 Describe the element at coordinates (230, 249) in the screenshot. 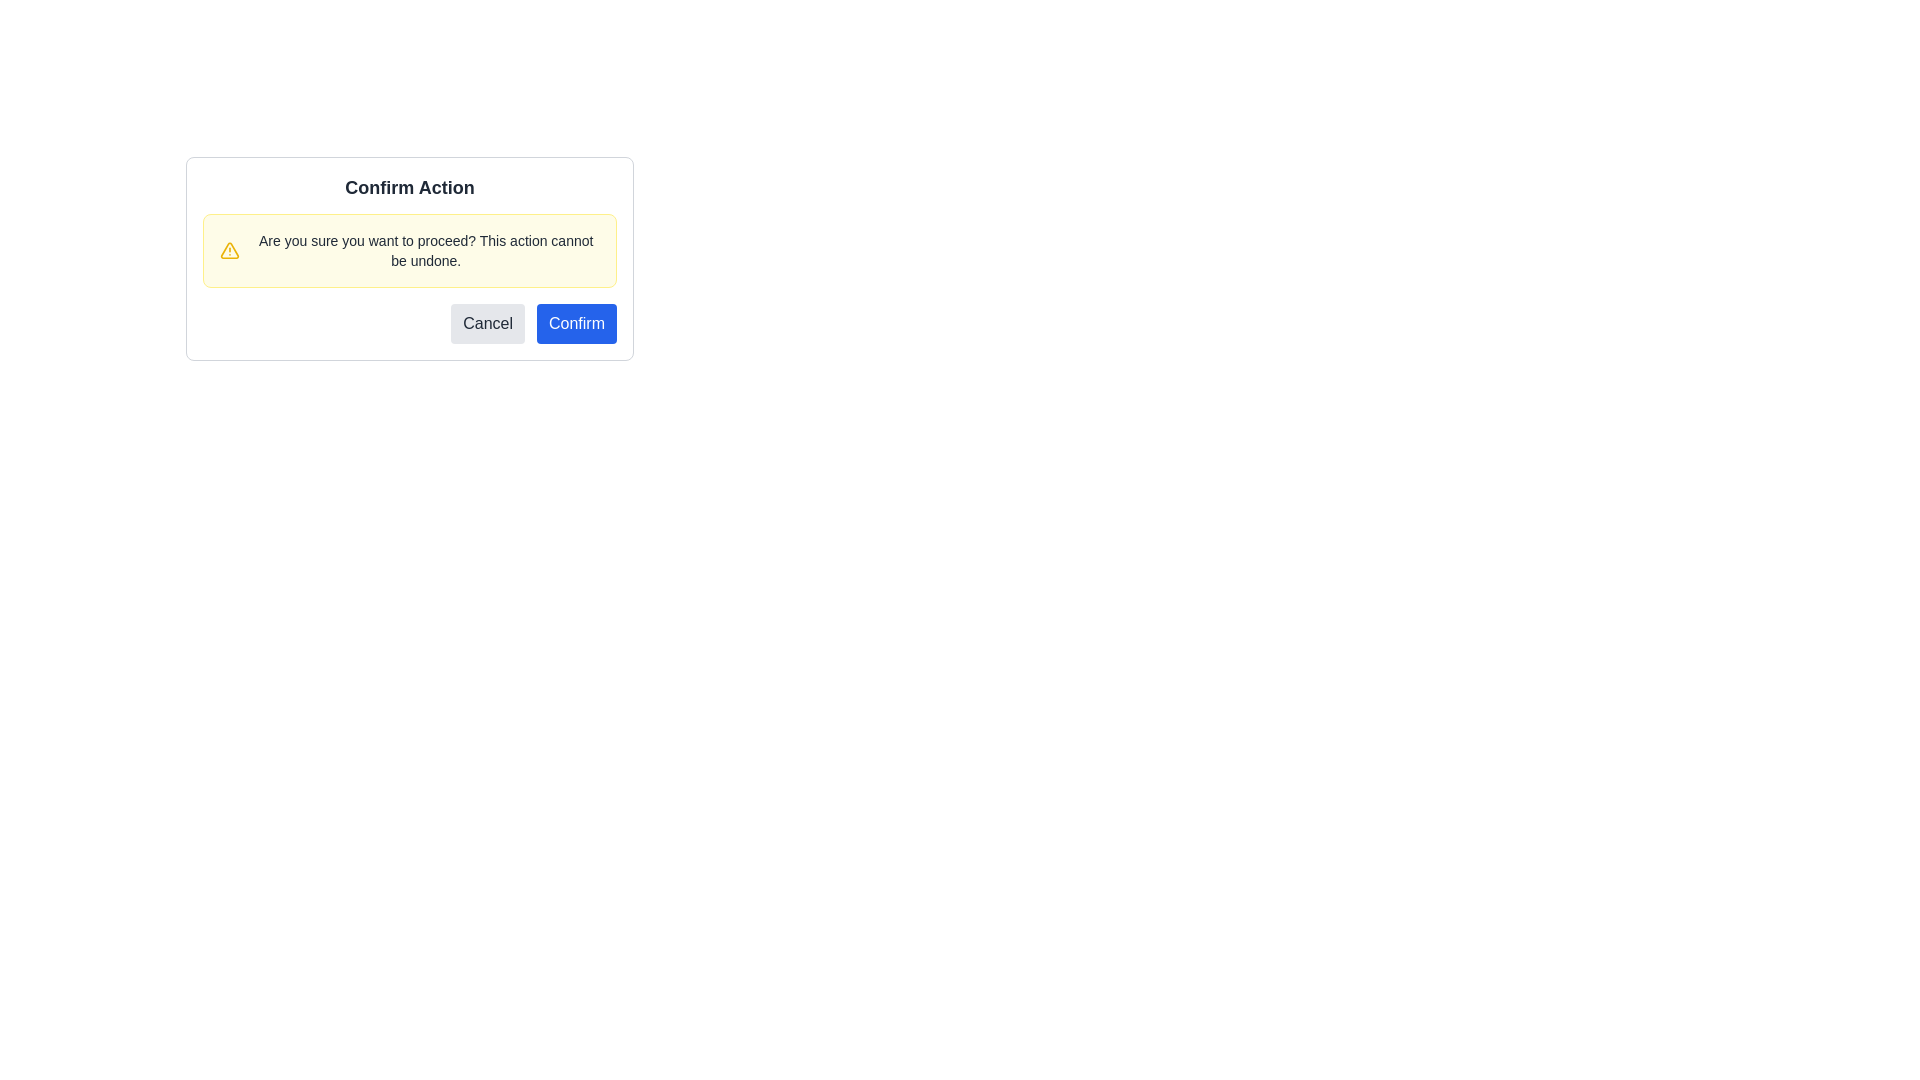

I see `the triangular warning icon with a yellow fill and hollow outline located within the alert box of a confirmation prompt` at that location.